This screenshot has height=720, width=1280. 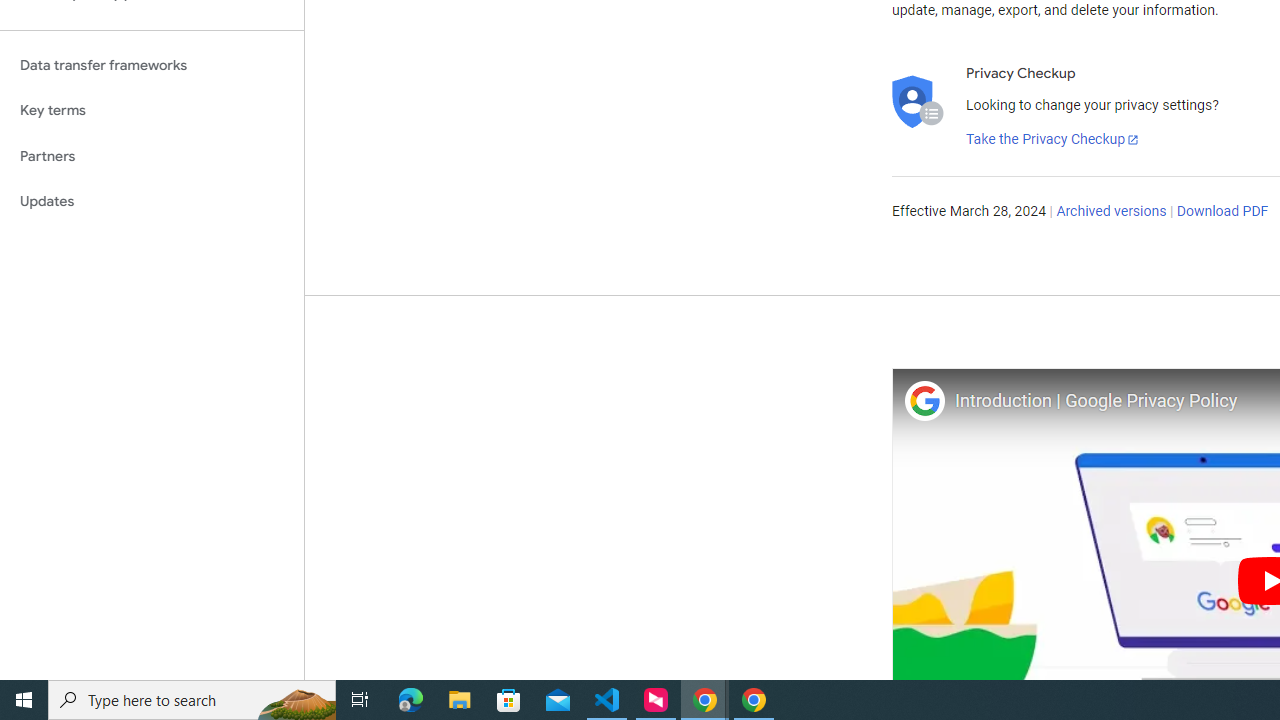 What do you see at coordinates (1052, 139) in the screenshot?
I see `'Take the Privacy Checkup'` at bounding box center [1052, 139].